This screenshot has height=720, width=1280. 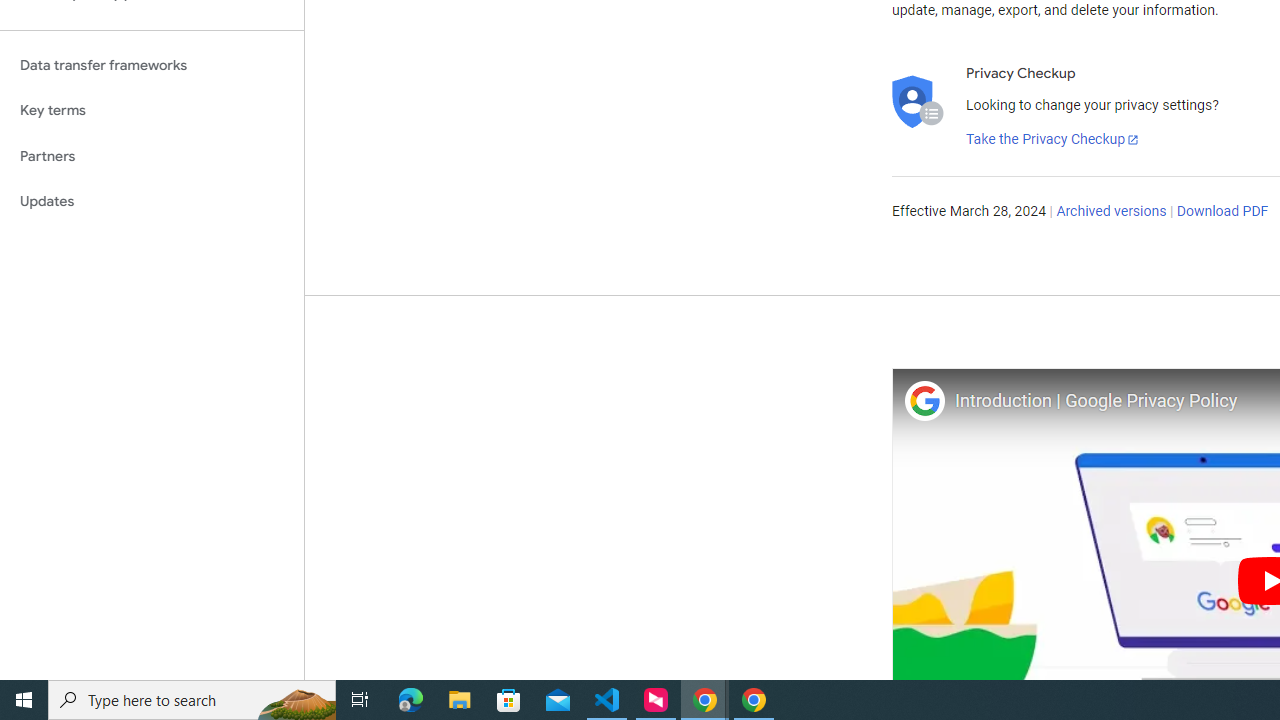 What do you see at coordinates (1052, 139) in the screenshot?
I see `'Take the Privacy Checkup'` at bounding box center [1052, 139].